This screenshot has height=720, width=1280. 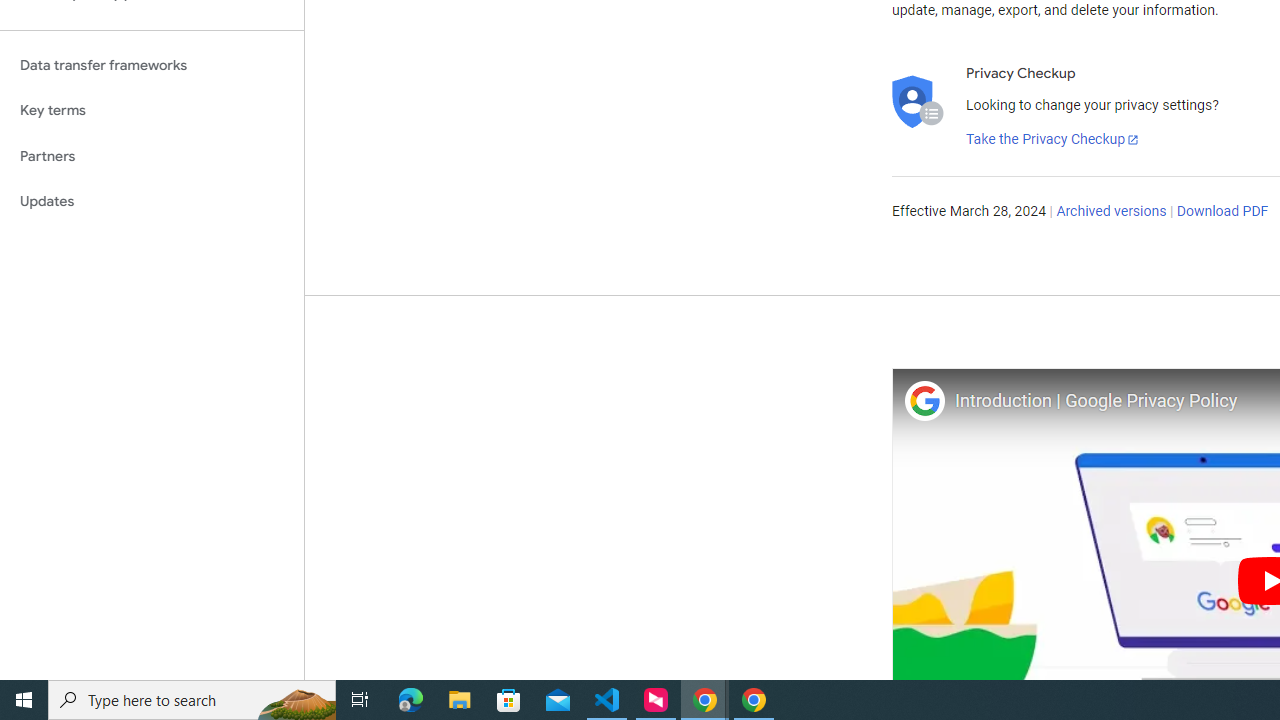 What do you see at coordinates (1052, 139) in the screenshot?
I see `'Take the Privacy Checkup'` at bounding box center [1052, 139].